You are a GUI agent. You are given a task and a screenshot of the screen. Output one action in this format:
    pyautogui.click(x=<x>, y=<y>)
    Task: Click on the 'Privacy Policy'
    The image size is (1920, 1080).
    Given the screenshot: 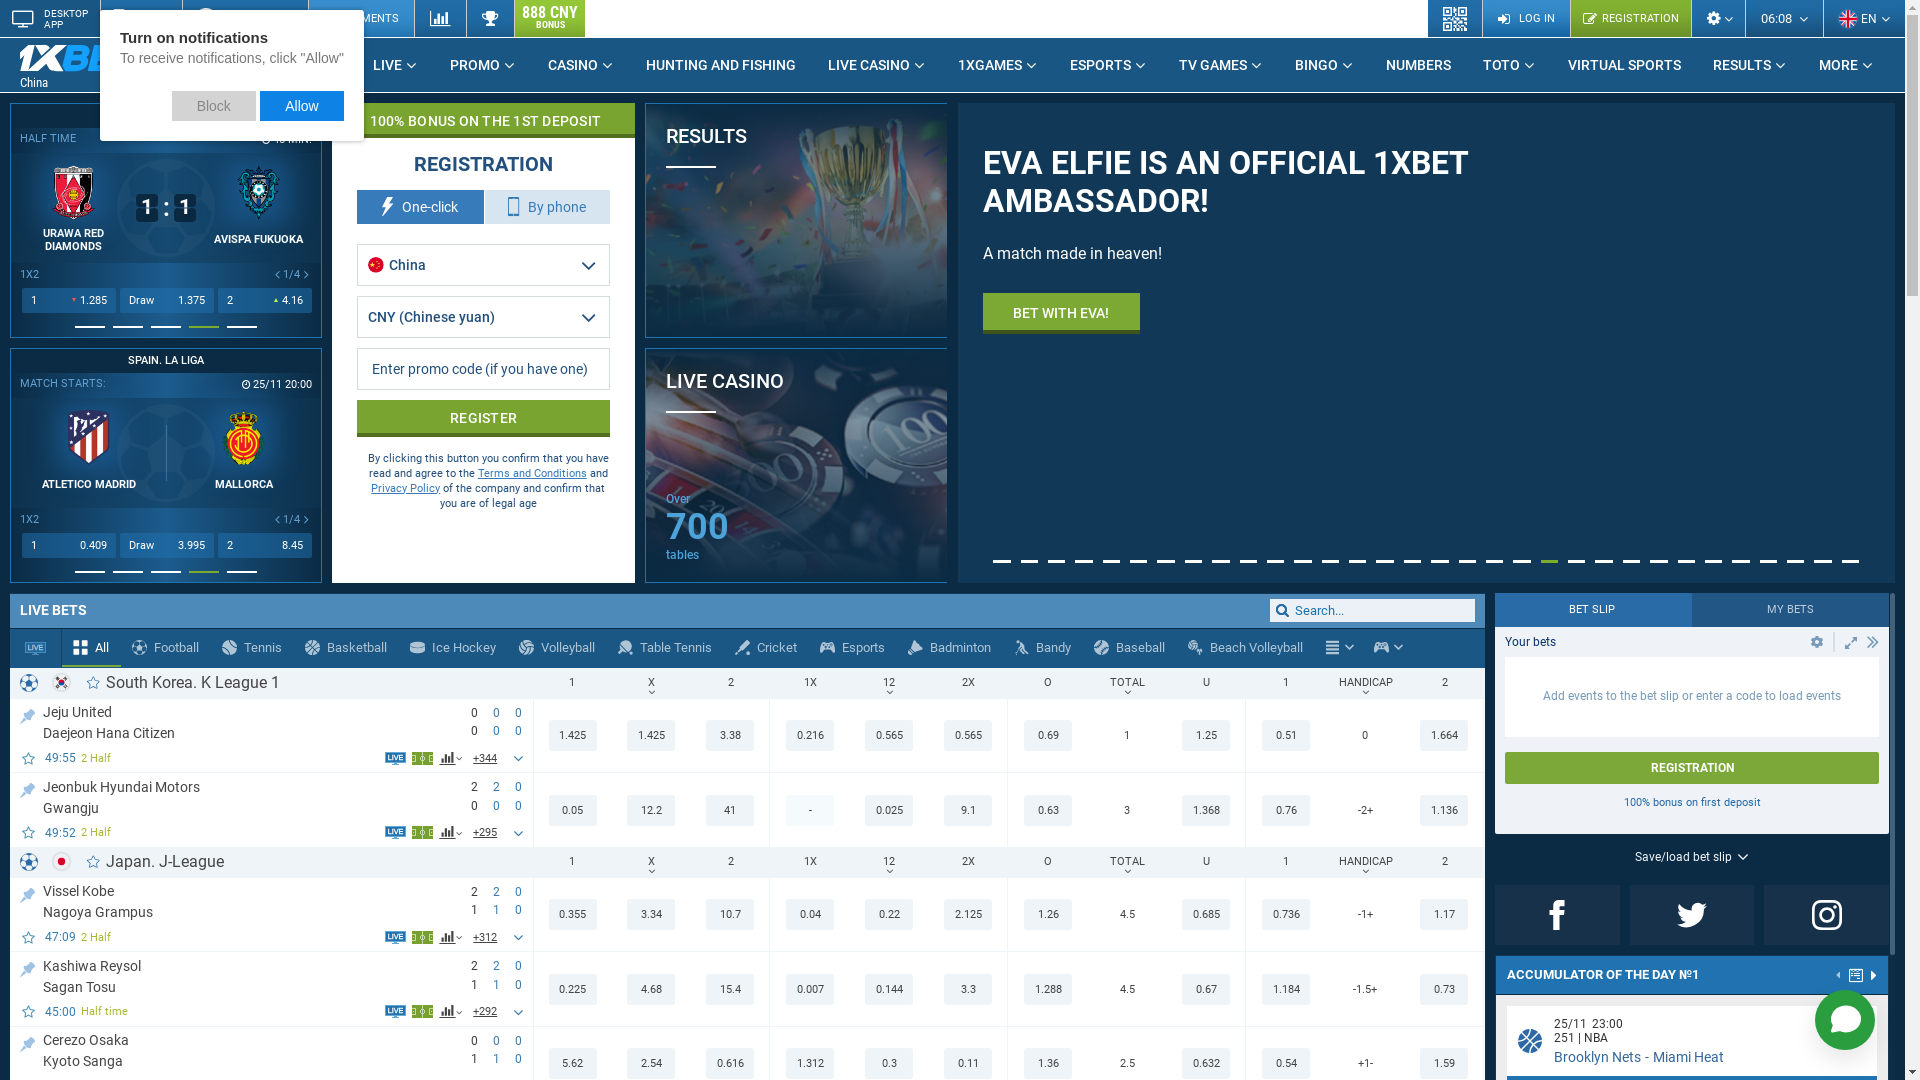 What is the action you would take?
    pyautogui.click(x=404, y=488)
    